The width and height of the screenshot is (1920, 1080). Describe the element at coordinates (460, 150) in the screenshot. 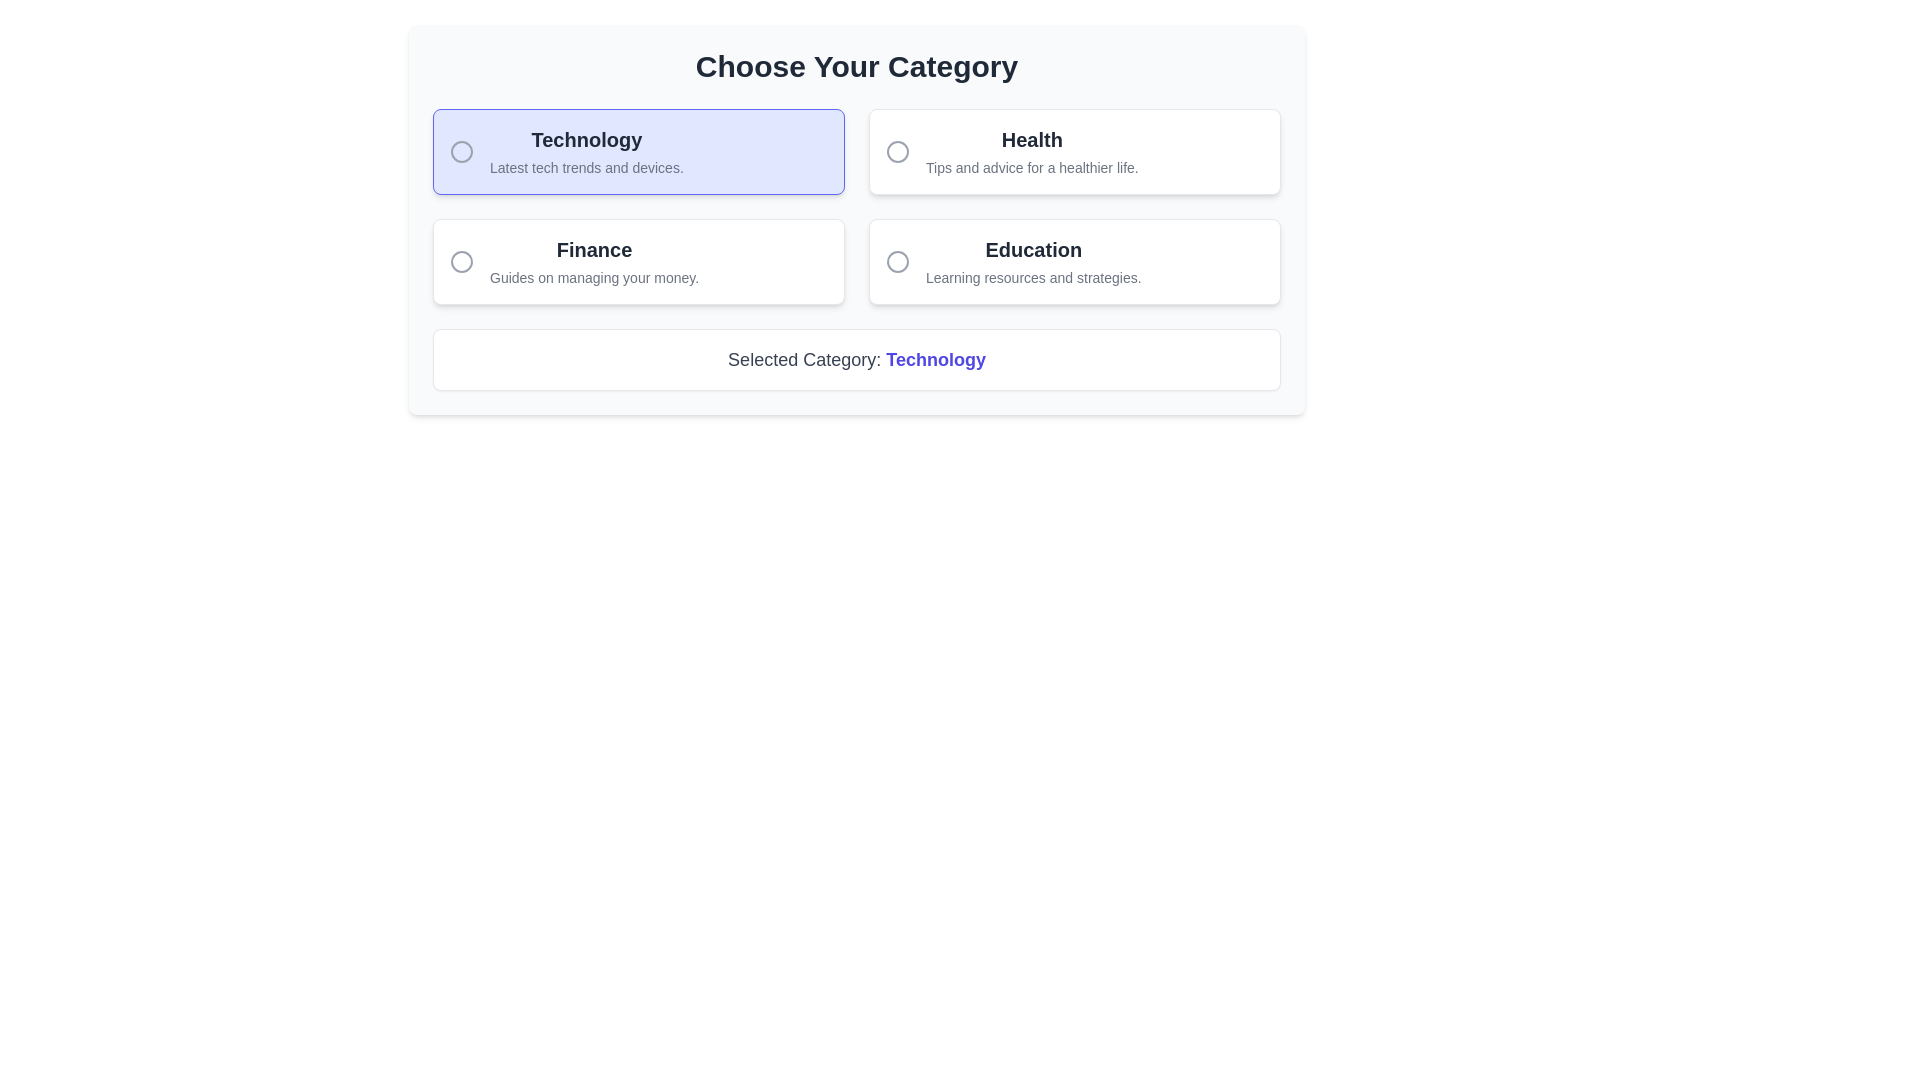

I see `the circular gray icon with a border located in front of the 'Technology' title in the highlighted selection box` at that location.